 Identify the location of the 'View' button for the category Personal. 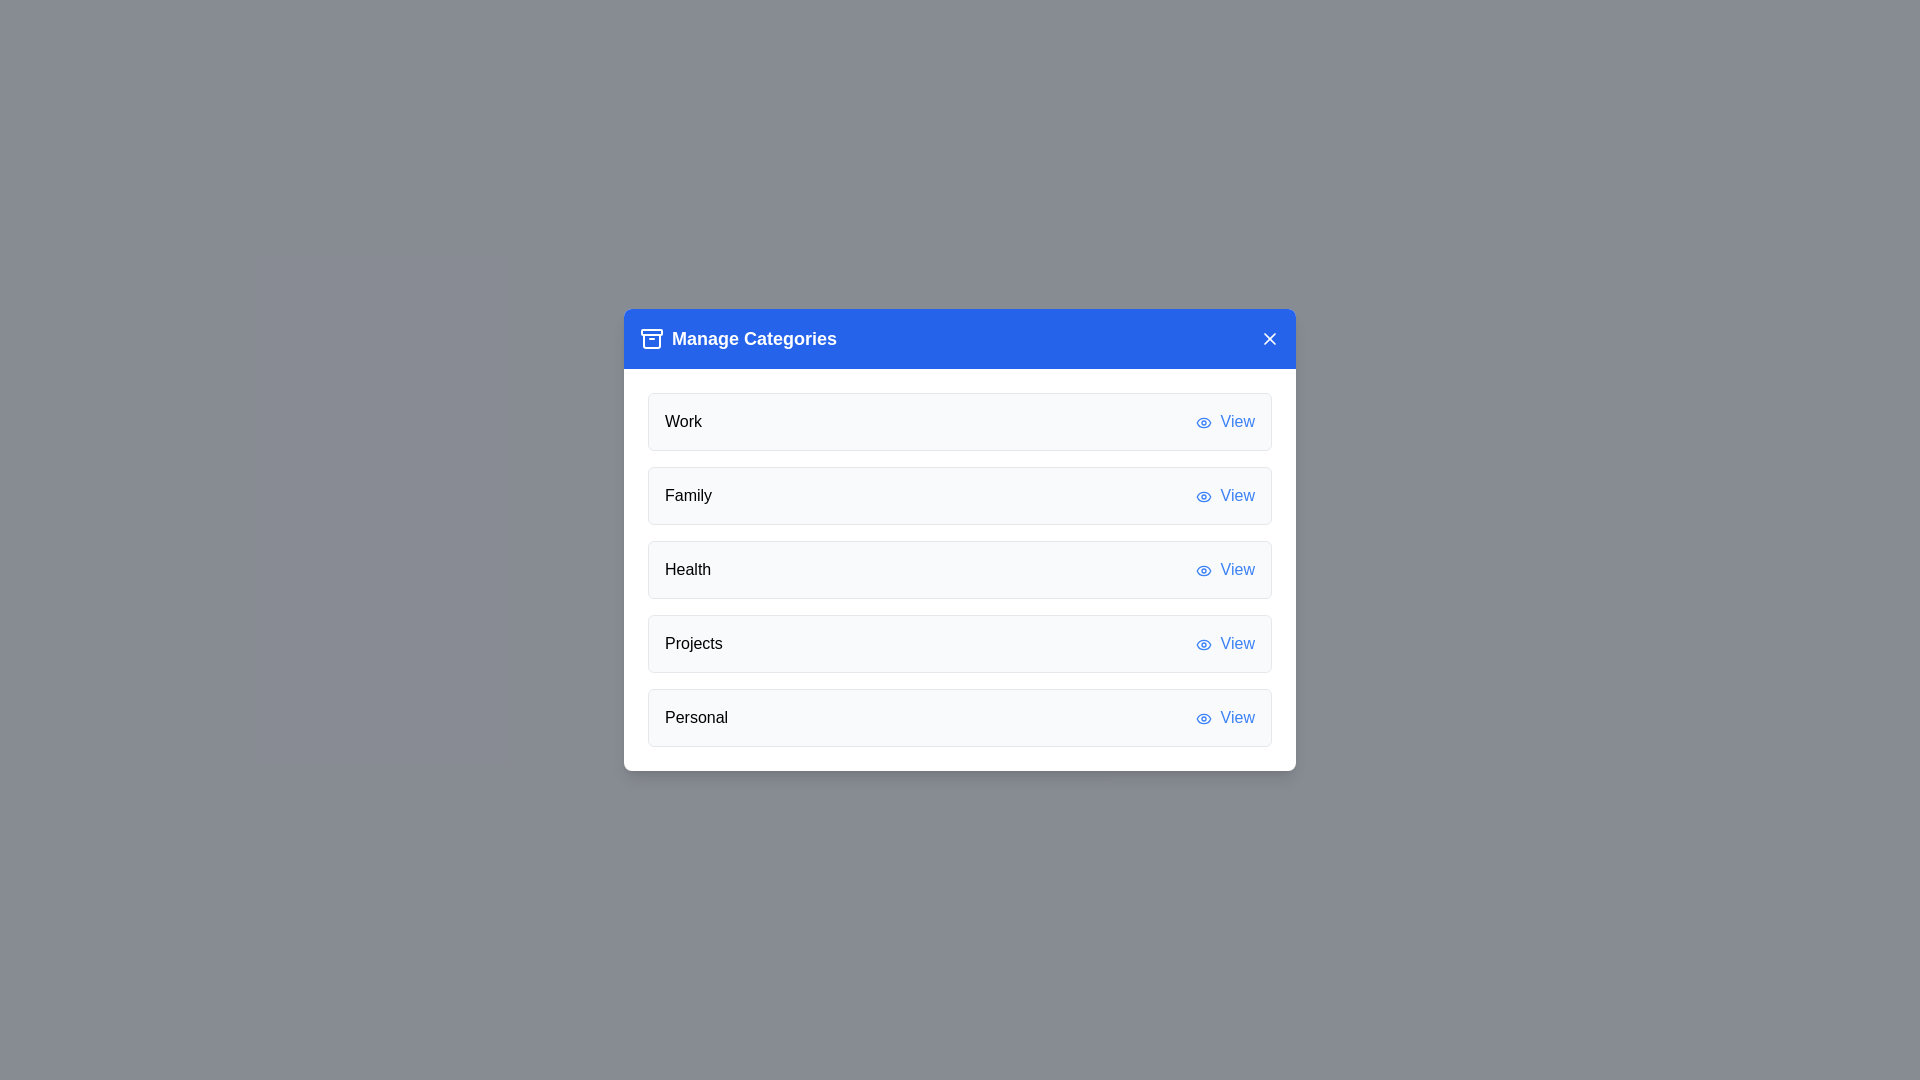
(1224, 716).